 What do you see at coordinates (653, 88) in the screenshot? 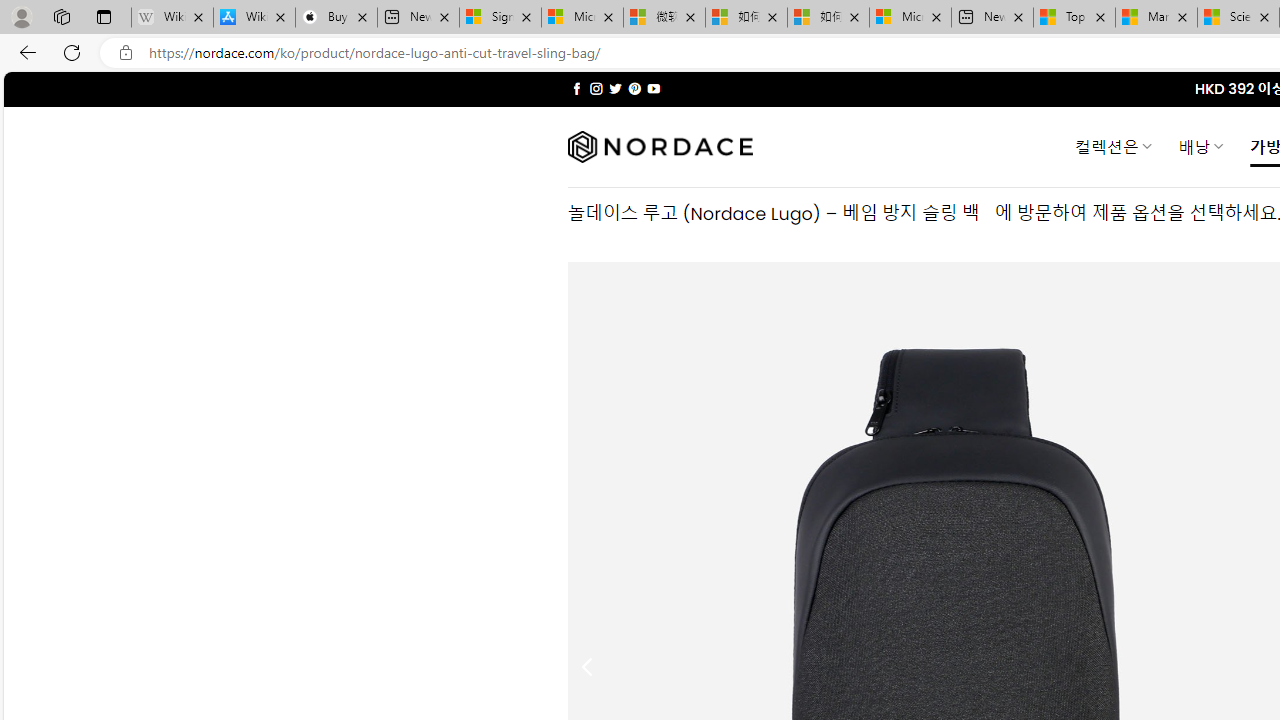
I see `'Follow on YouTube'` at bounding box center [653, 88].